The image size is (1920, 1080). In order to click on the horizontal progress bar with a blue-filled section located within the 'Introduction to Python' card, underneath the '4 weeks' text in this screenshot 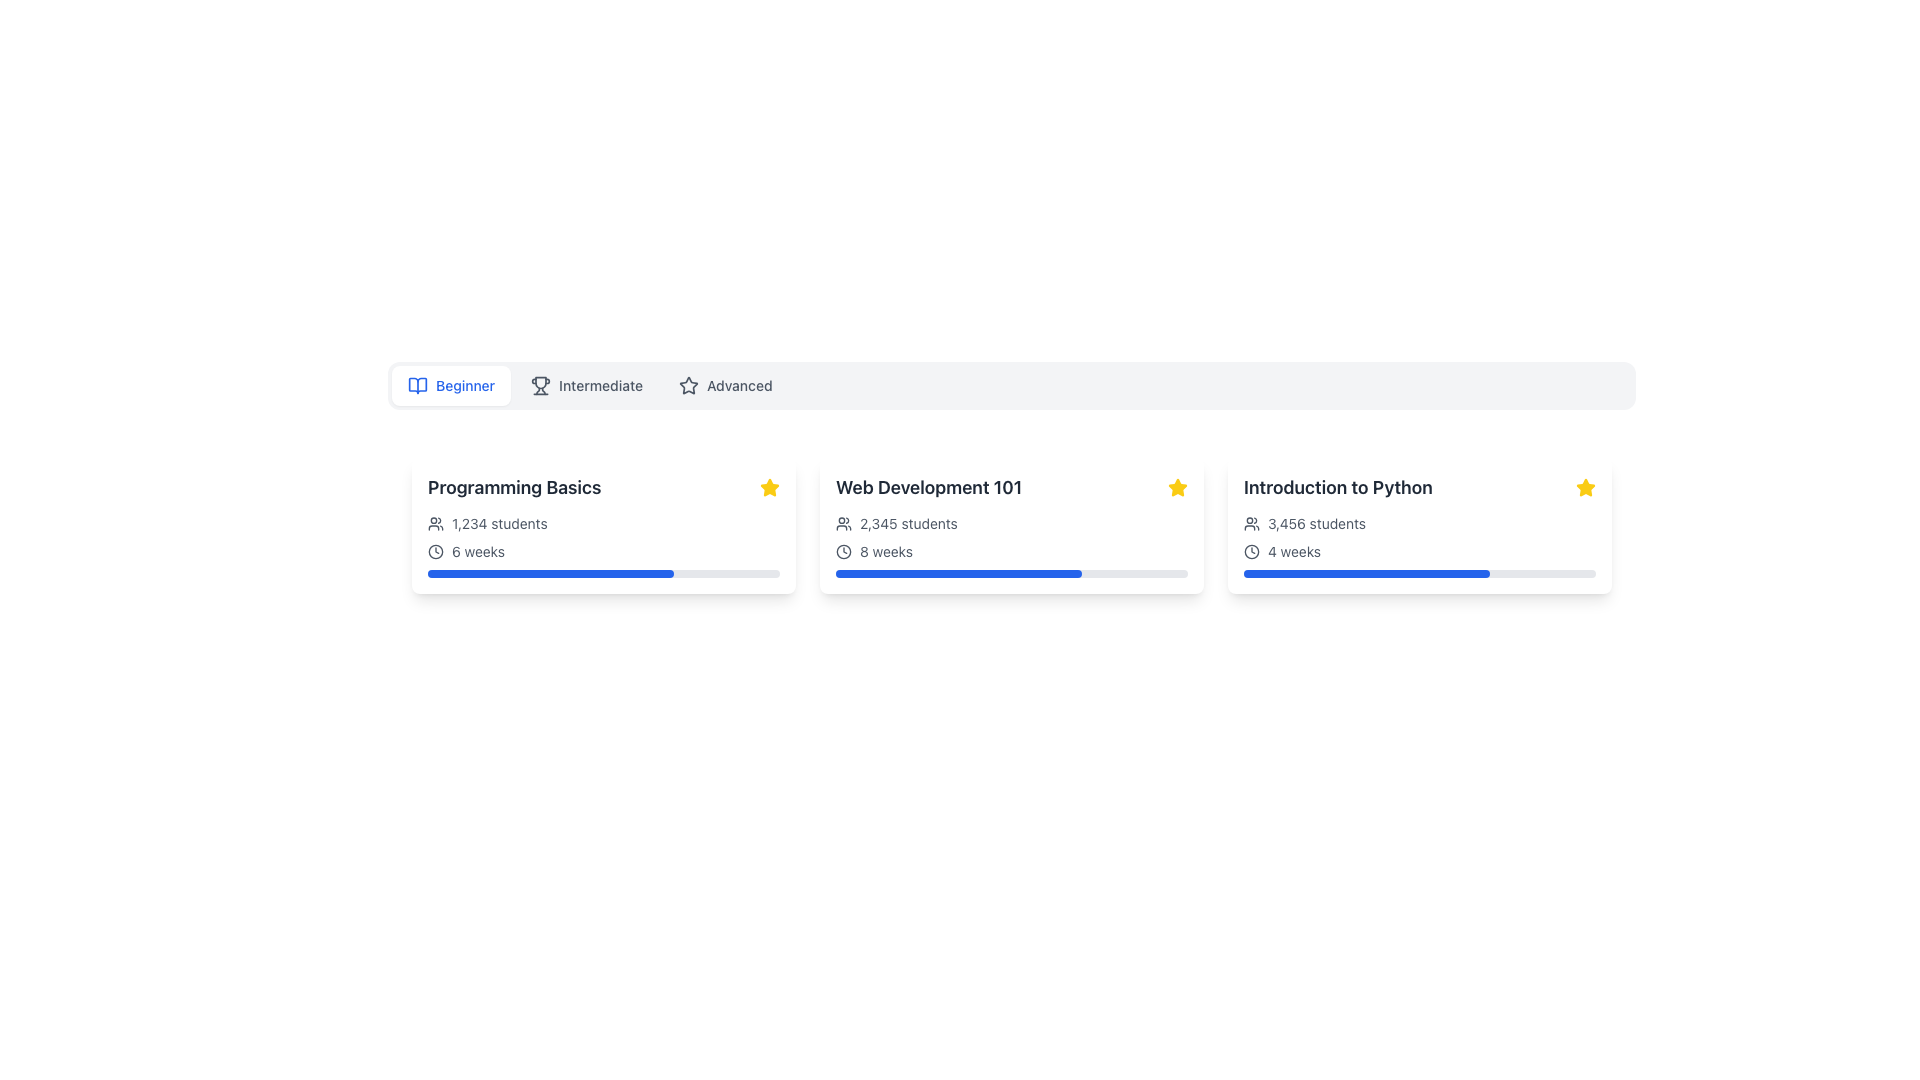, I will do `click(1419, 574)`.